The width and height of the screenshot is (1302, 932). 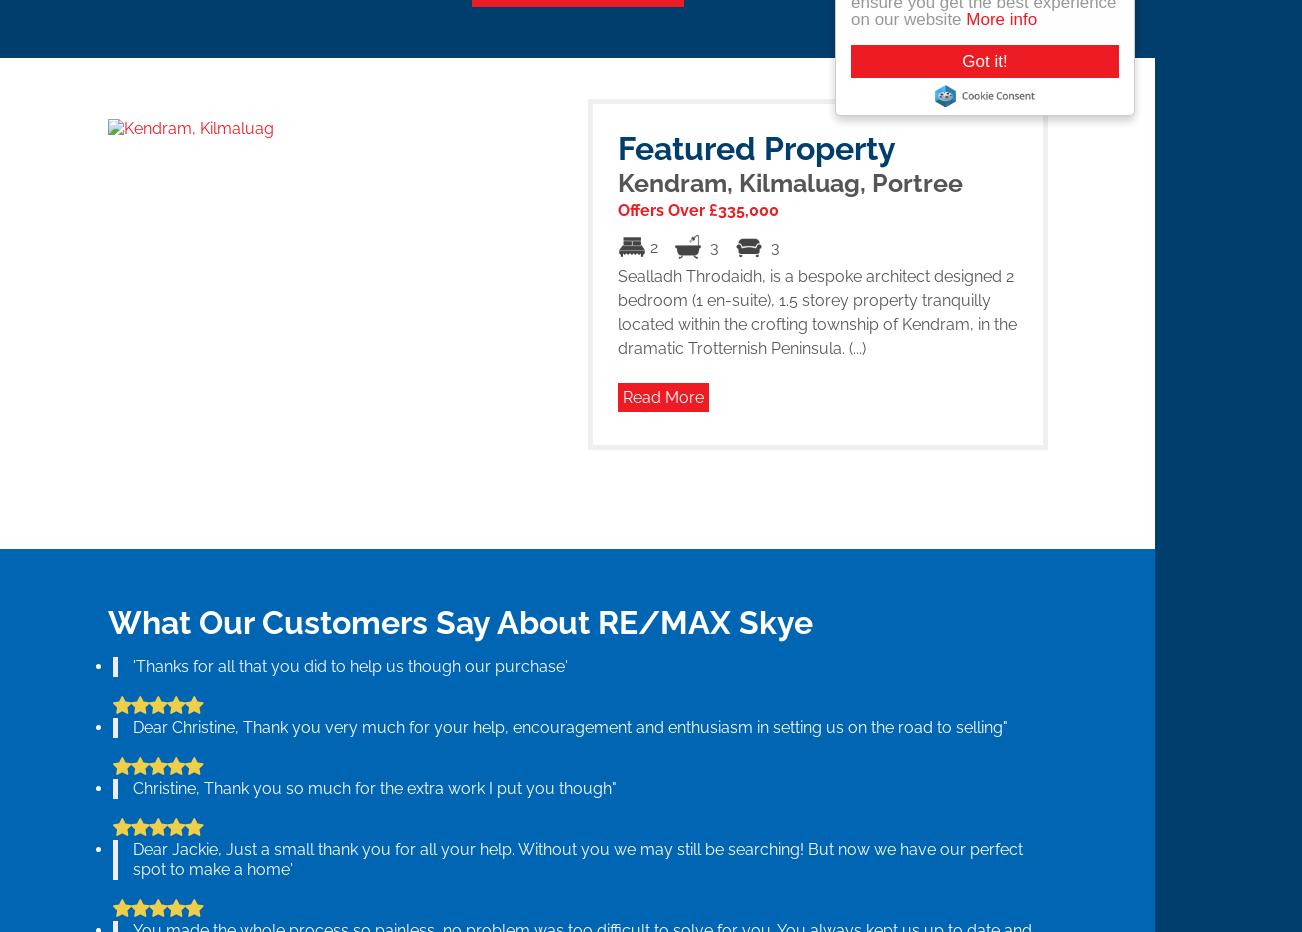 What do you see at coordinates (788, 183) in the screenshot?
I see `'Kendram, Kilmaluag, Portree'` at bounding box center [788, 183].